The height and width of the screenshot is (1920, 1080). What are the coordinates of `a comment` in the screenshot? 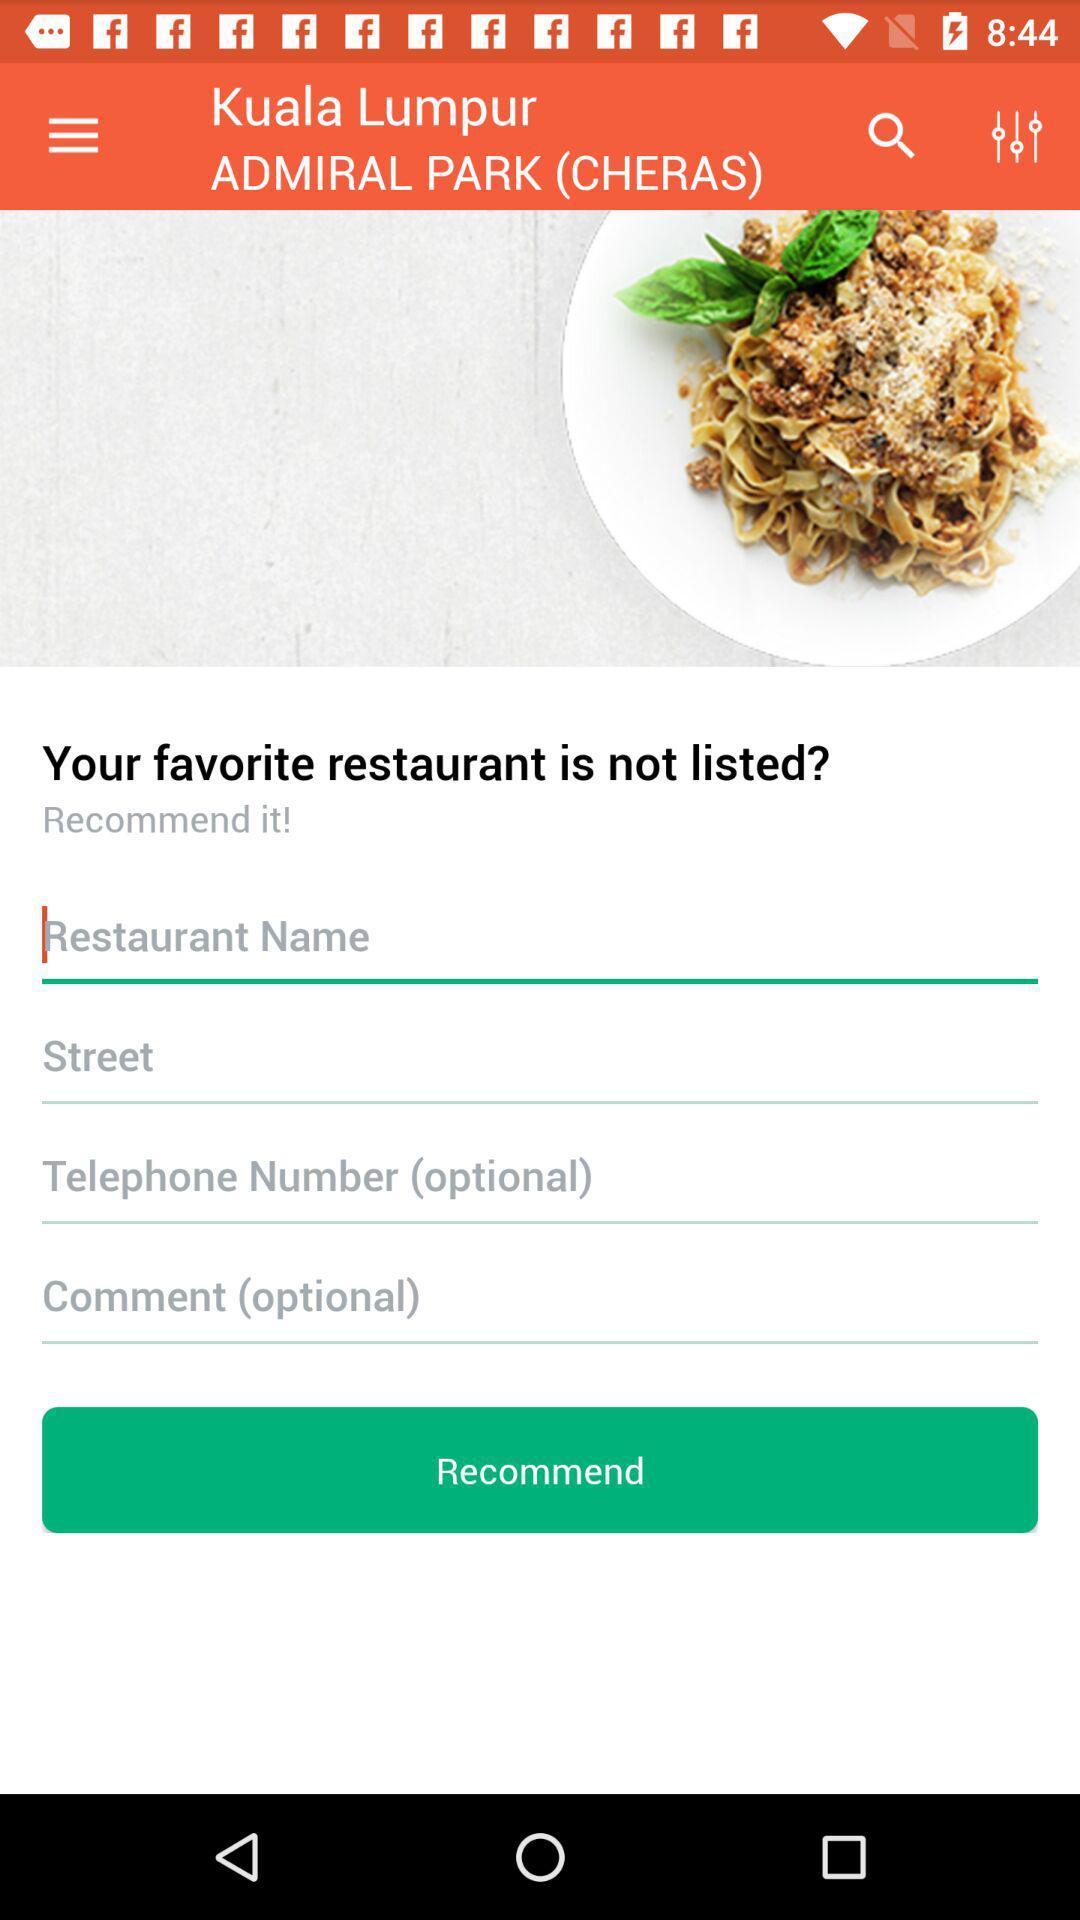 It's located at (540, 1294).